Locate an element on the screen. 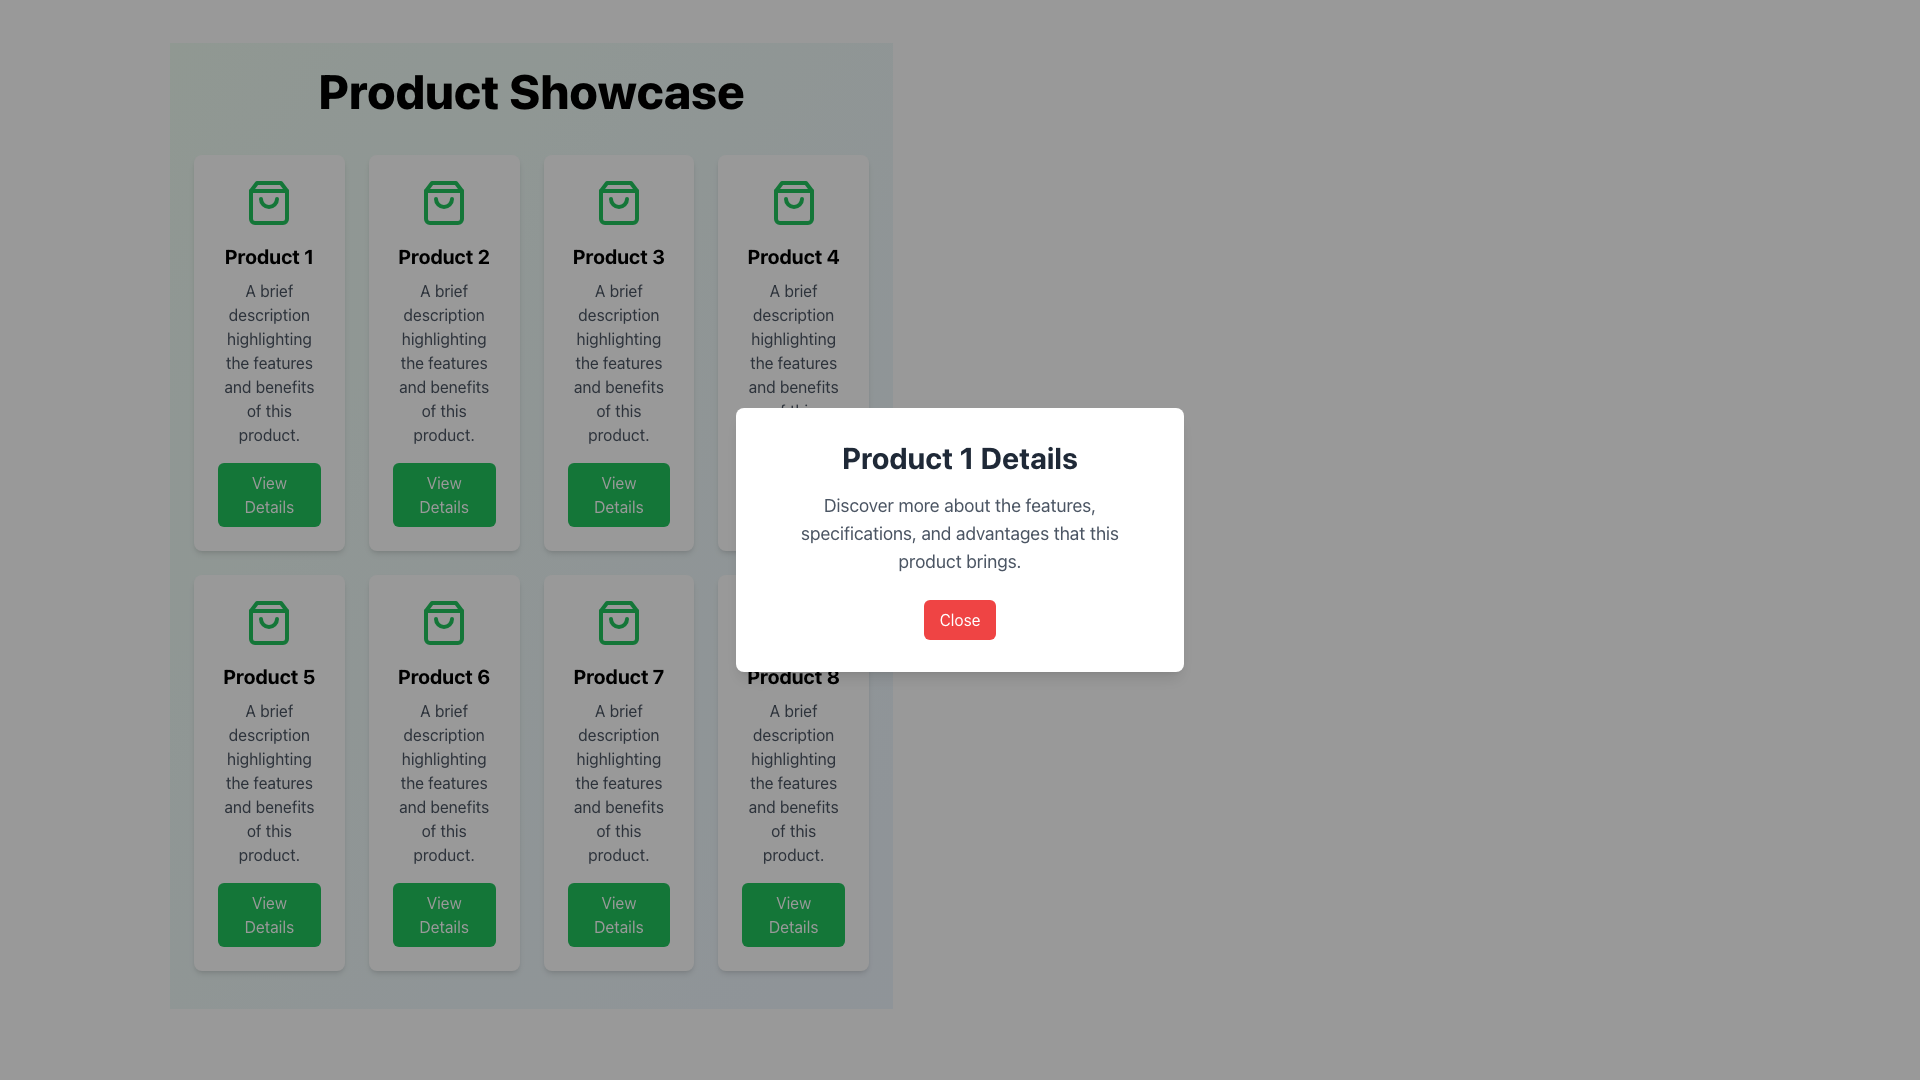  descriptive information text located in the central Text Block of the 'Product 1 Details' modal dialog, positioned below the title and above the red 'Close' button is located at coordinates (960, 532).